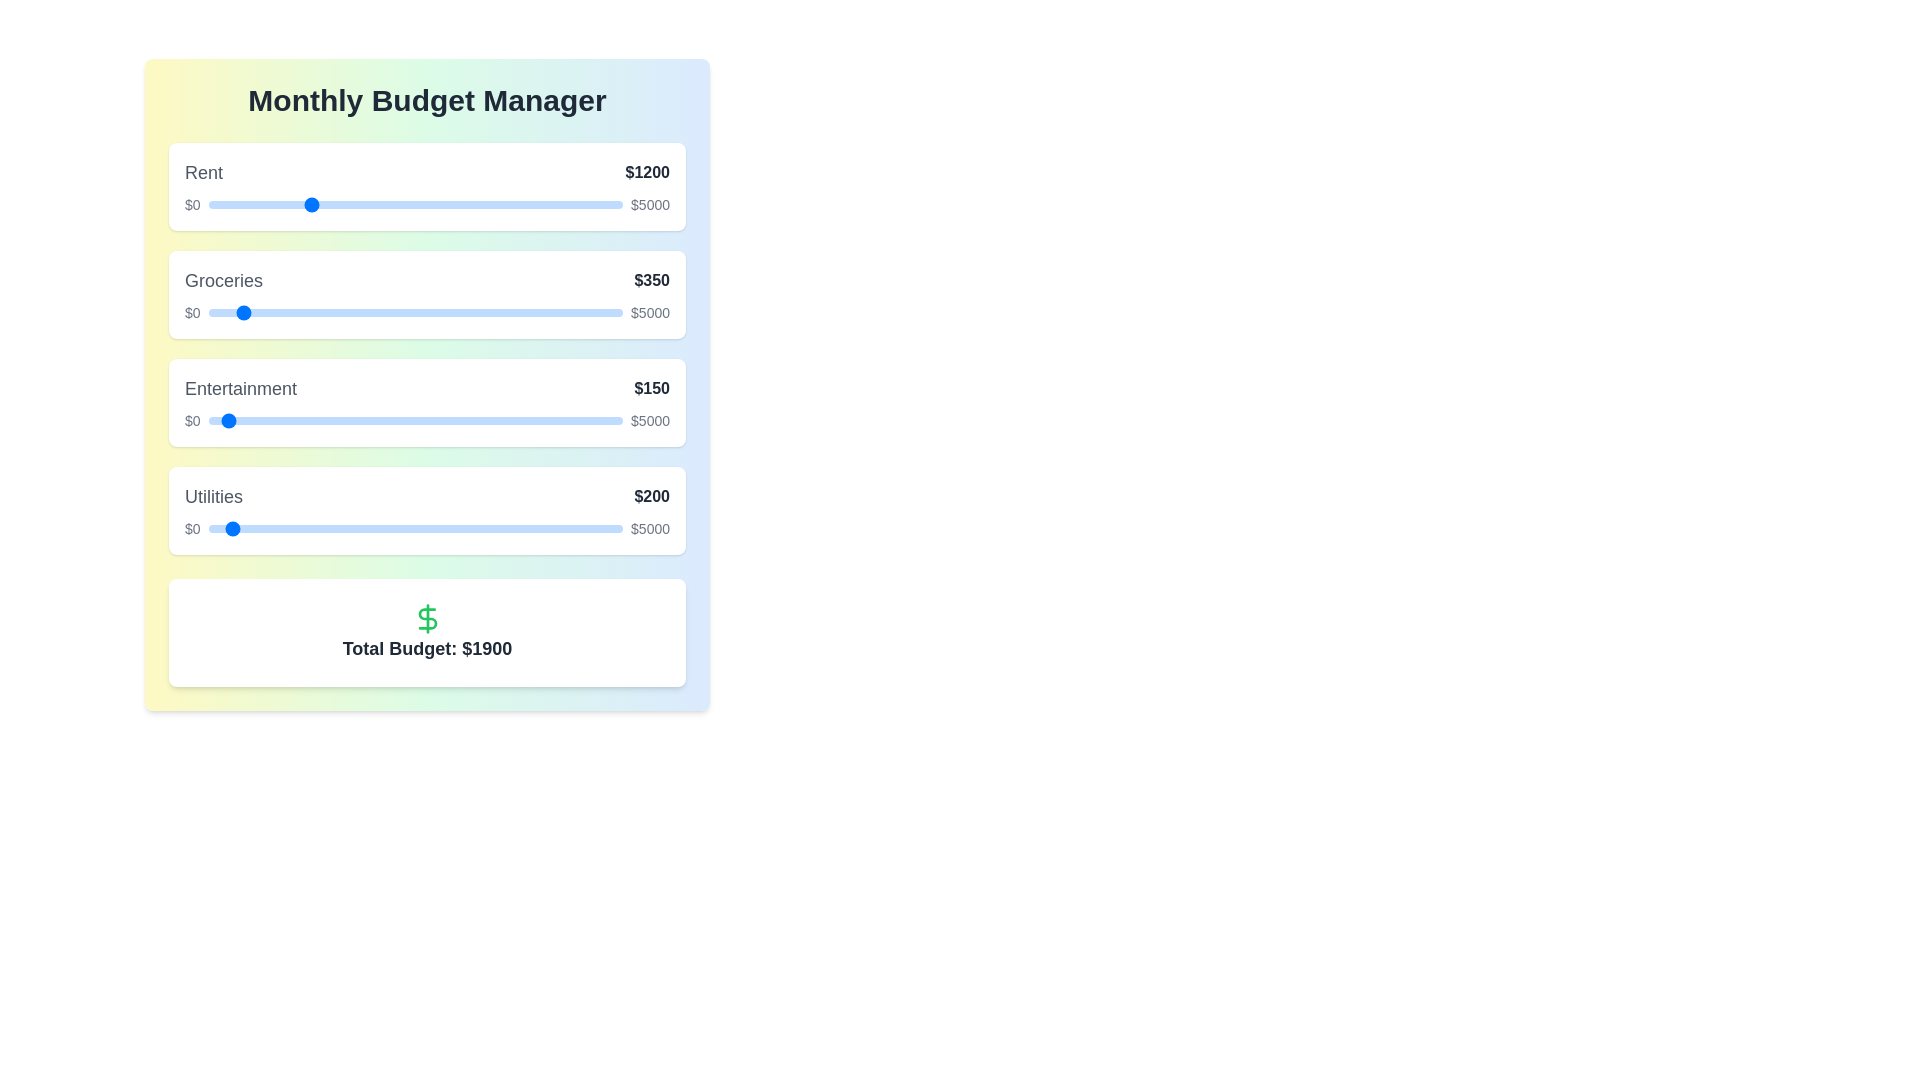 Image resolution: width=1920 pixels, height=1080 pixels. Describe the element at coordinates (240, 389) in the screenshot. I see `the static text label for the 'Entertainment' expense category, which is positioned in the middle of the third row of expense categories` at that location.